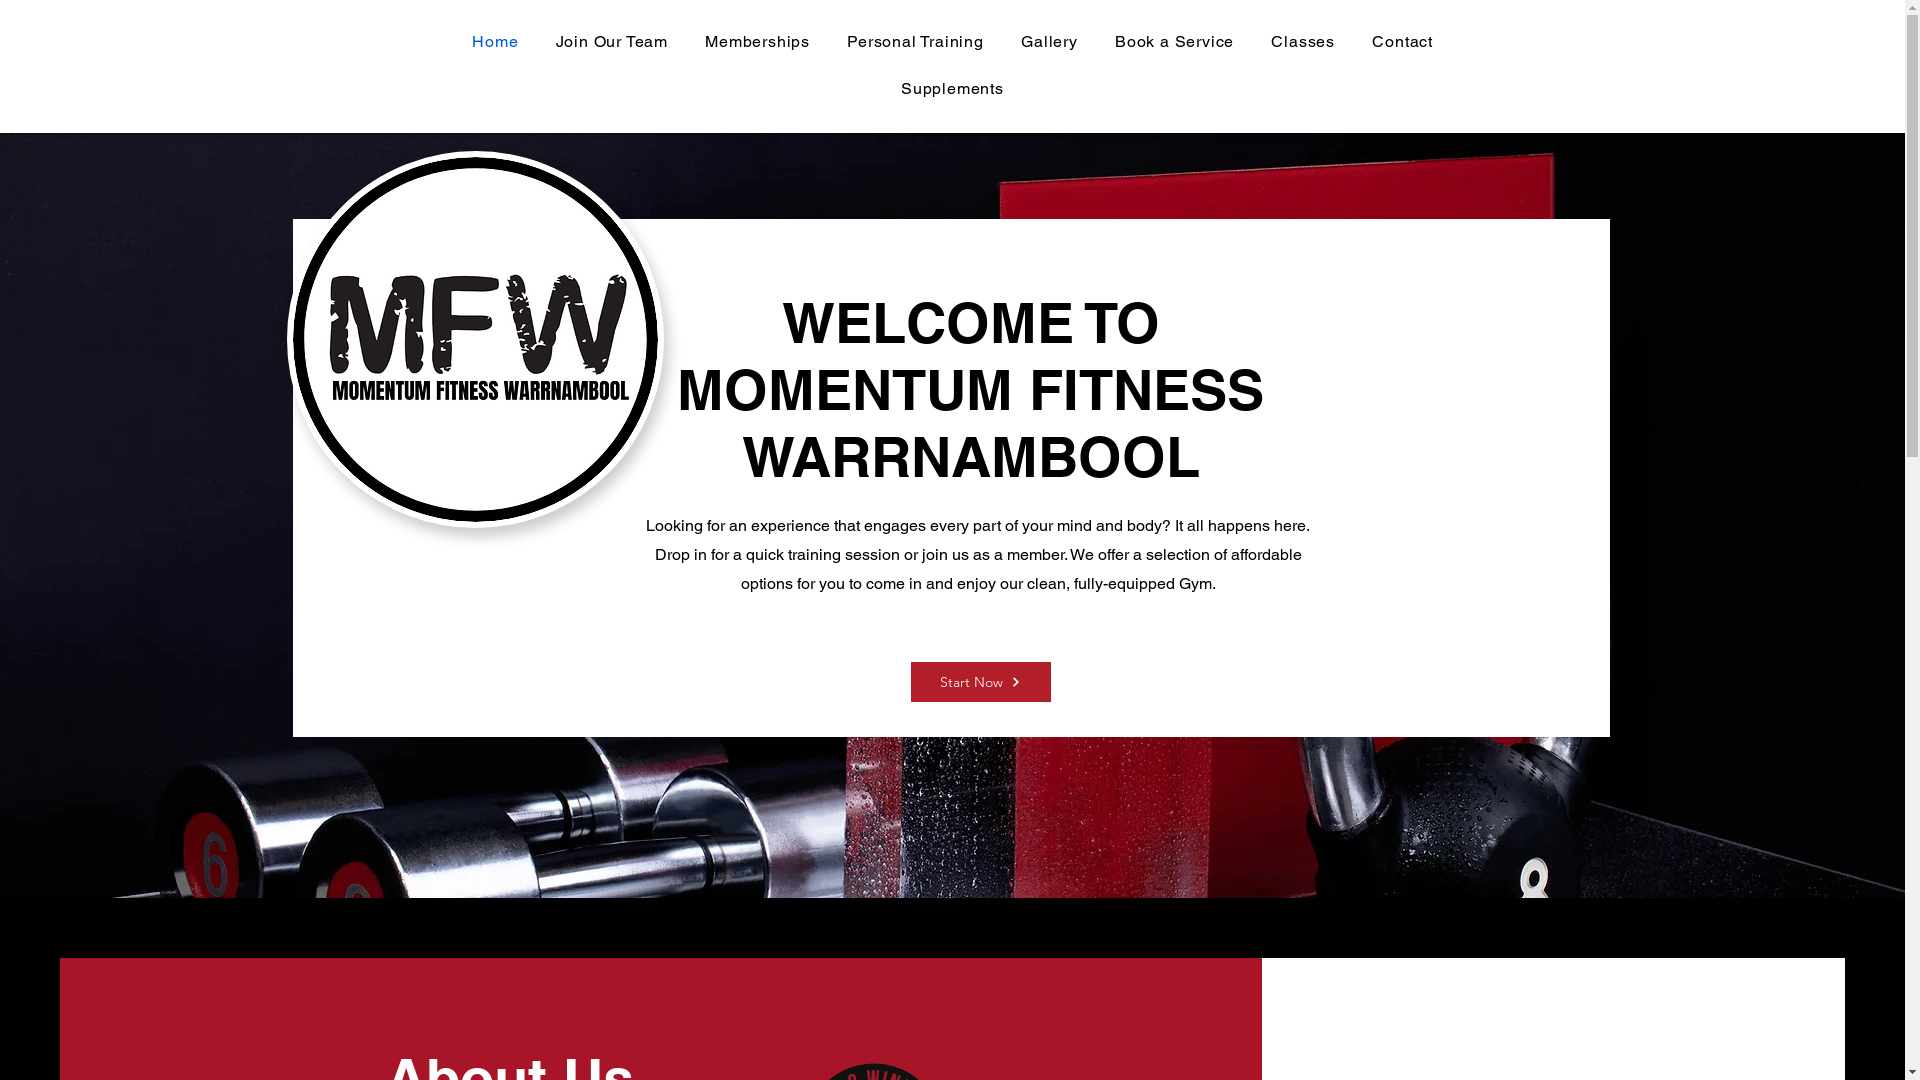 The image size is (1920, 1080). What do you see at coordinates (952, 87) in the screenshot?
I see `'Supplements'` at bounding box center [952, 87].